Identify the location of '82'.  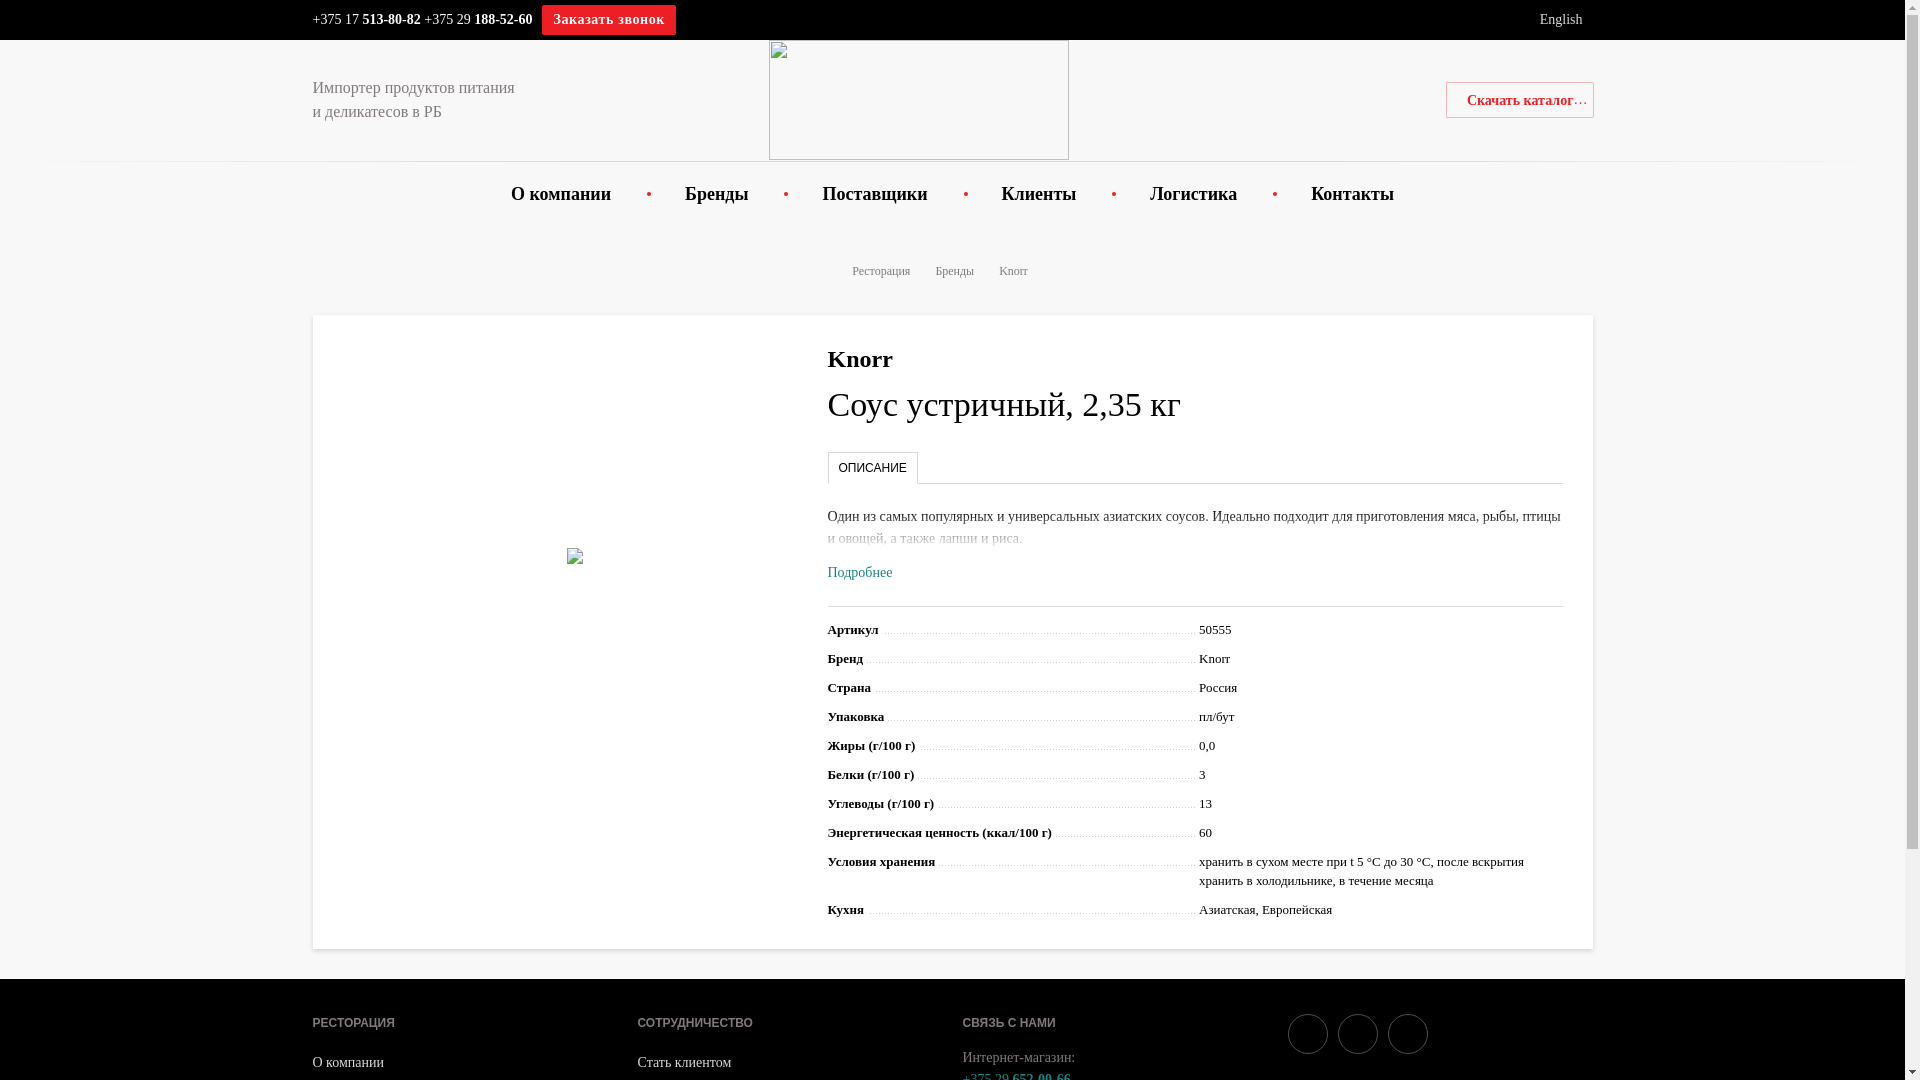
(412, 19).